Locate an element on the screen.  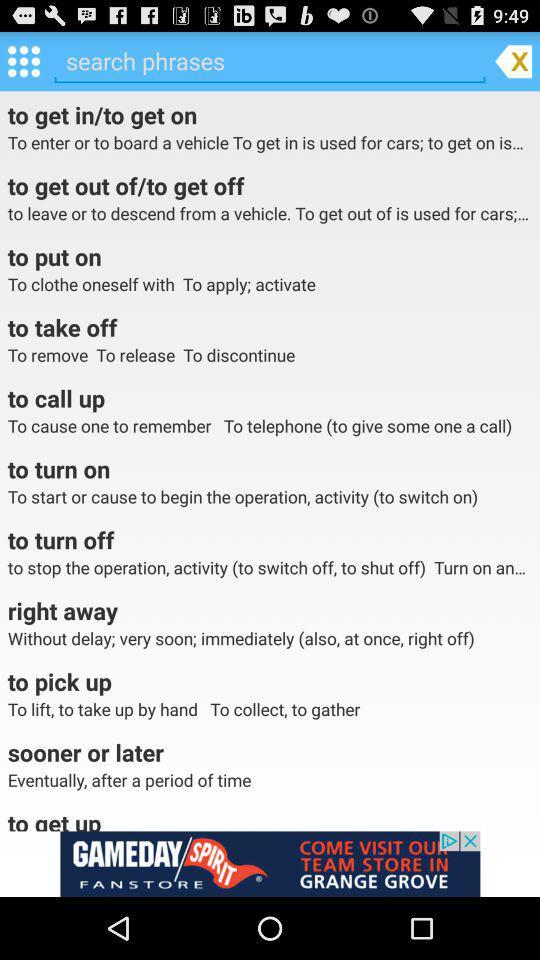
english teacher display is located at coordinates (270, 863).